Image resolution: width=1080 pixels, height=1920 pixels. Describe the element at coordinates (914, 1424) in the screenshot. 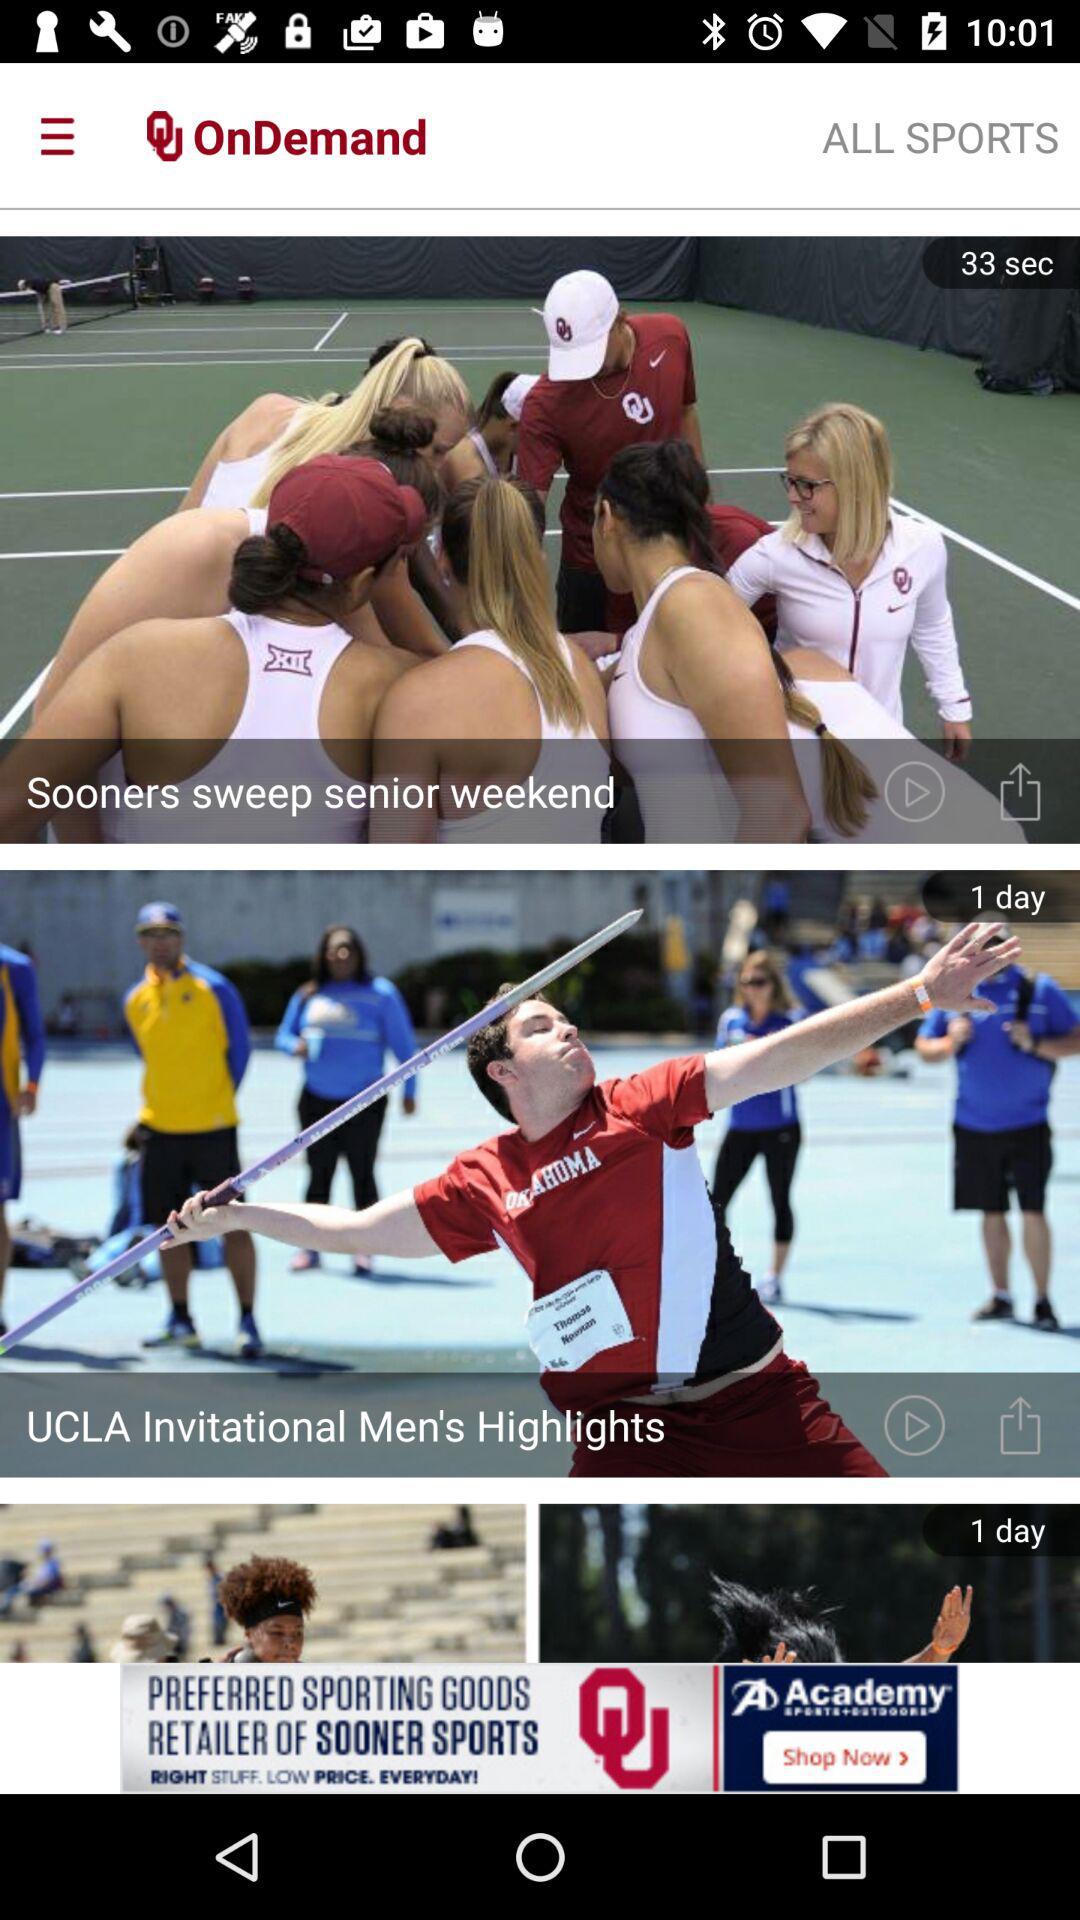

I see `next` at that location.